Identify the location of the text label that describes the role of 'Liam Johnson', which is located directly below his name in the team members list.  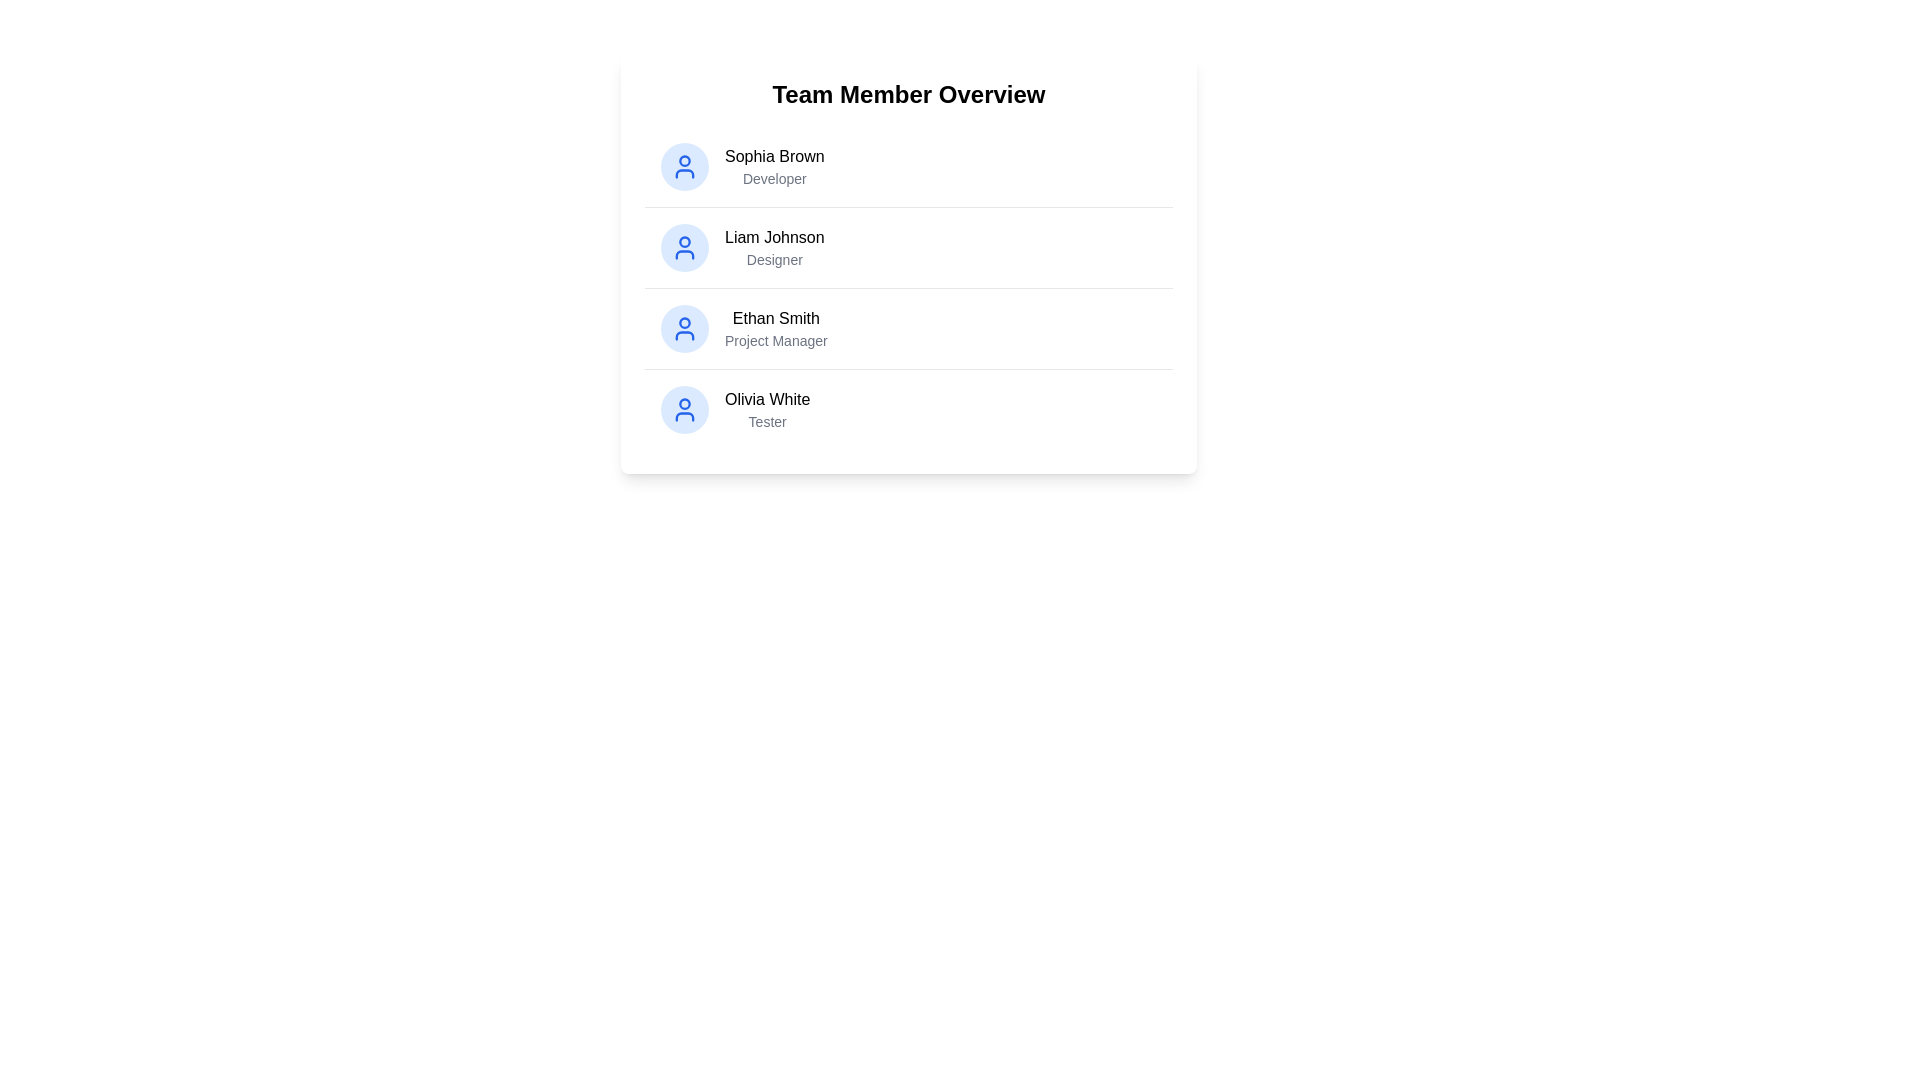
(773, 258).